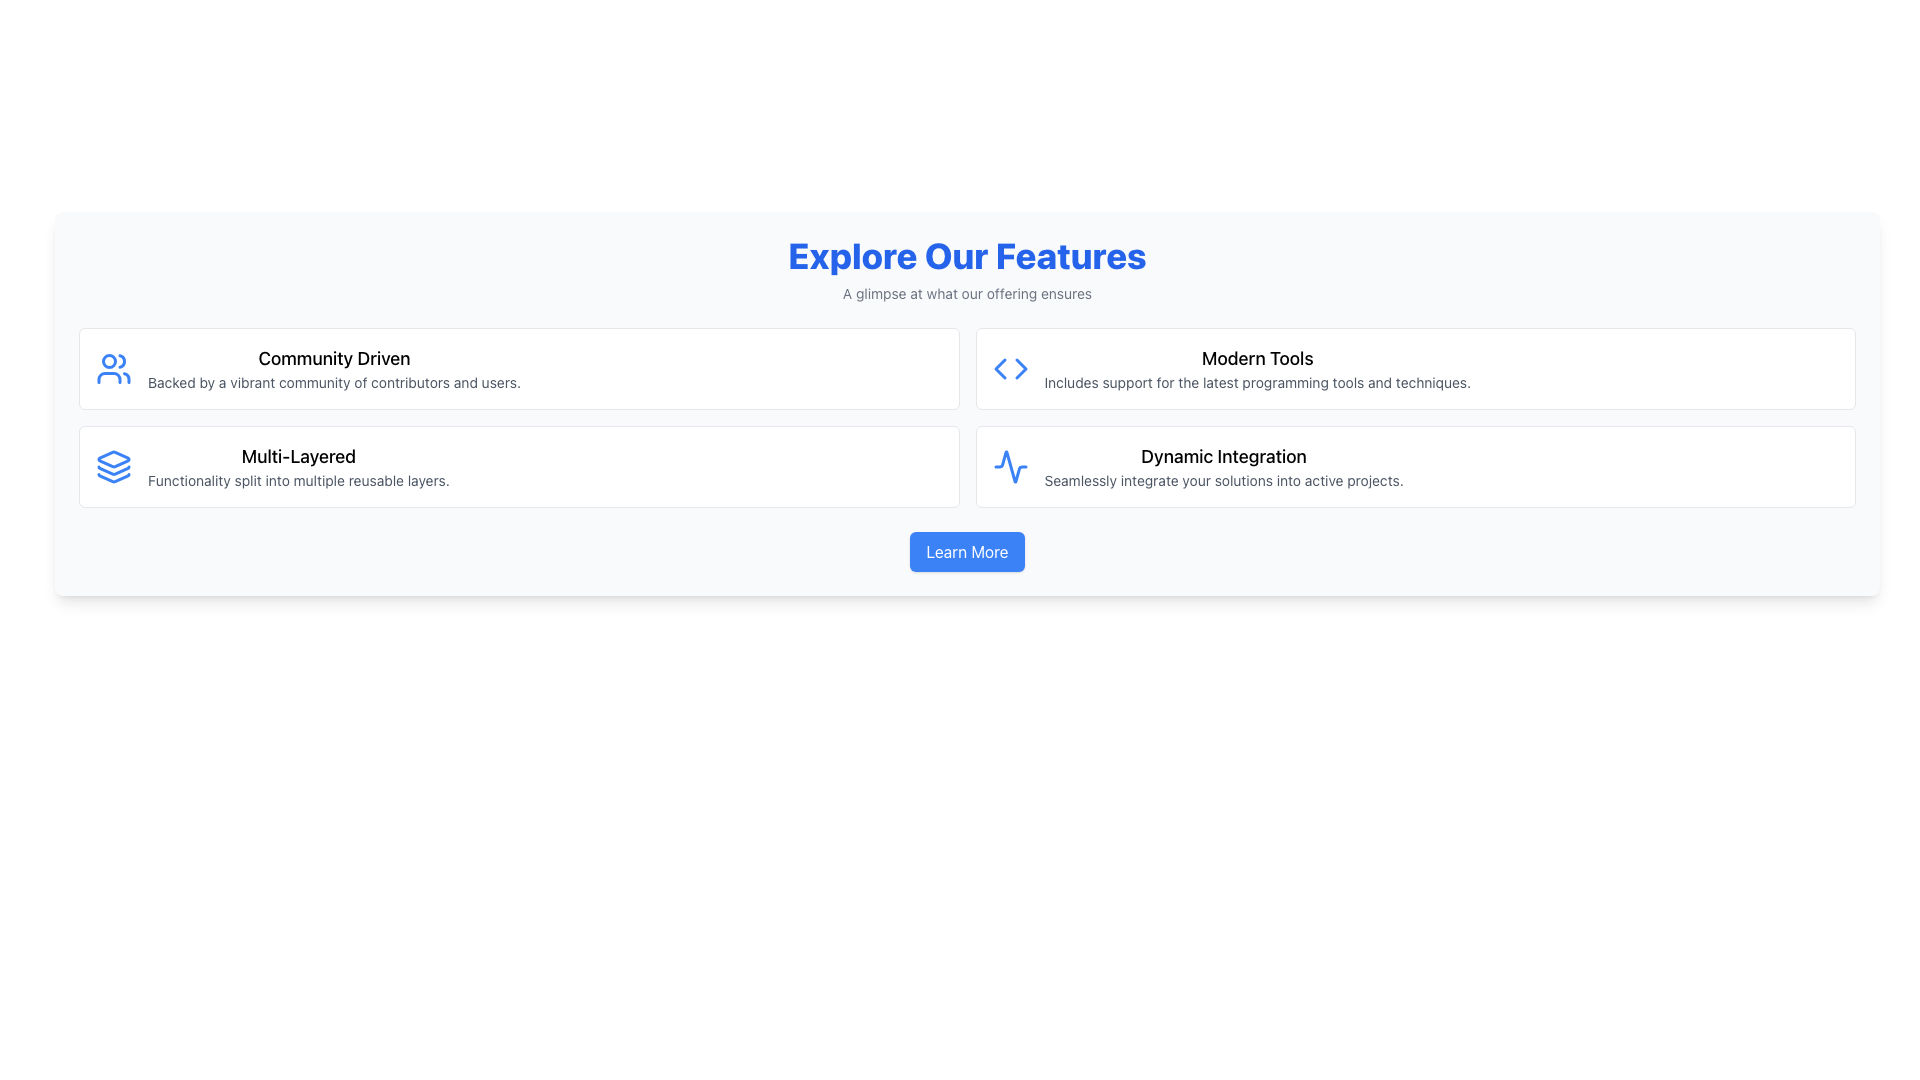 This screenshot has height=1080, width=1920. Describe the element at coordinates (1010, 466) in the screenshot. I see `the icon indicating 'Dynamic Integration' located in the lower-right section of the grid layout, positioned to the left of the corresponding text` at that location.